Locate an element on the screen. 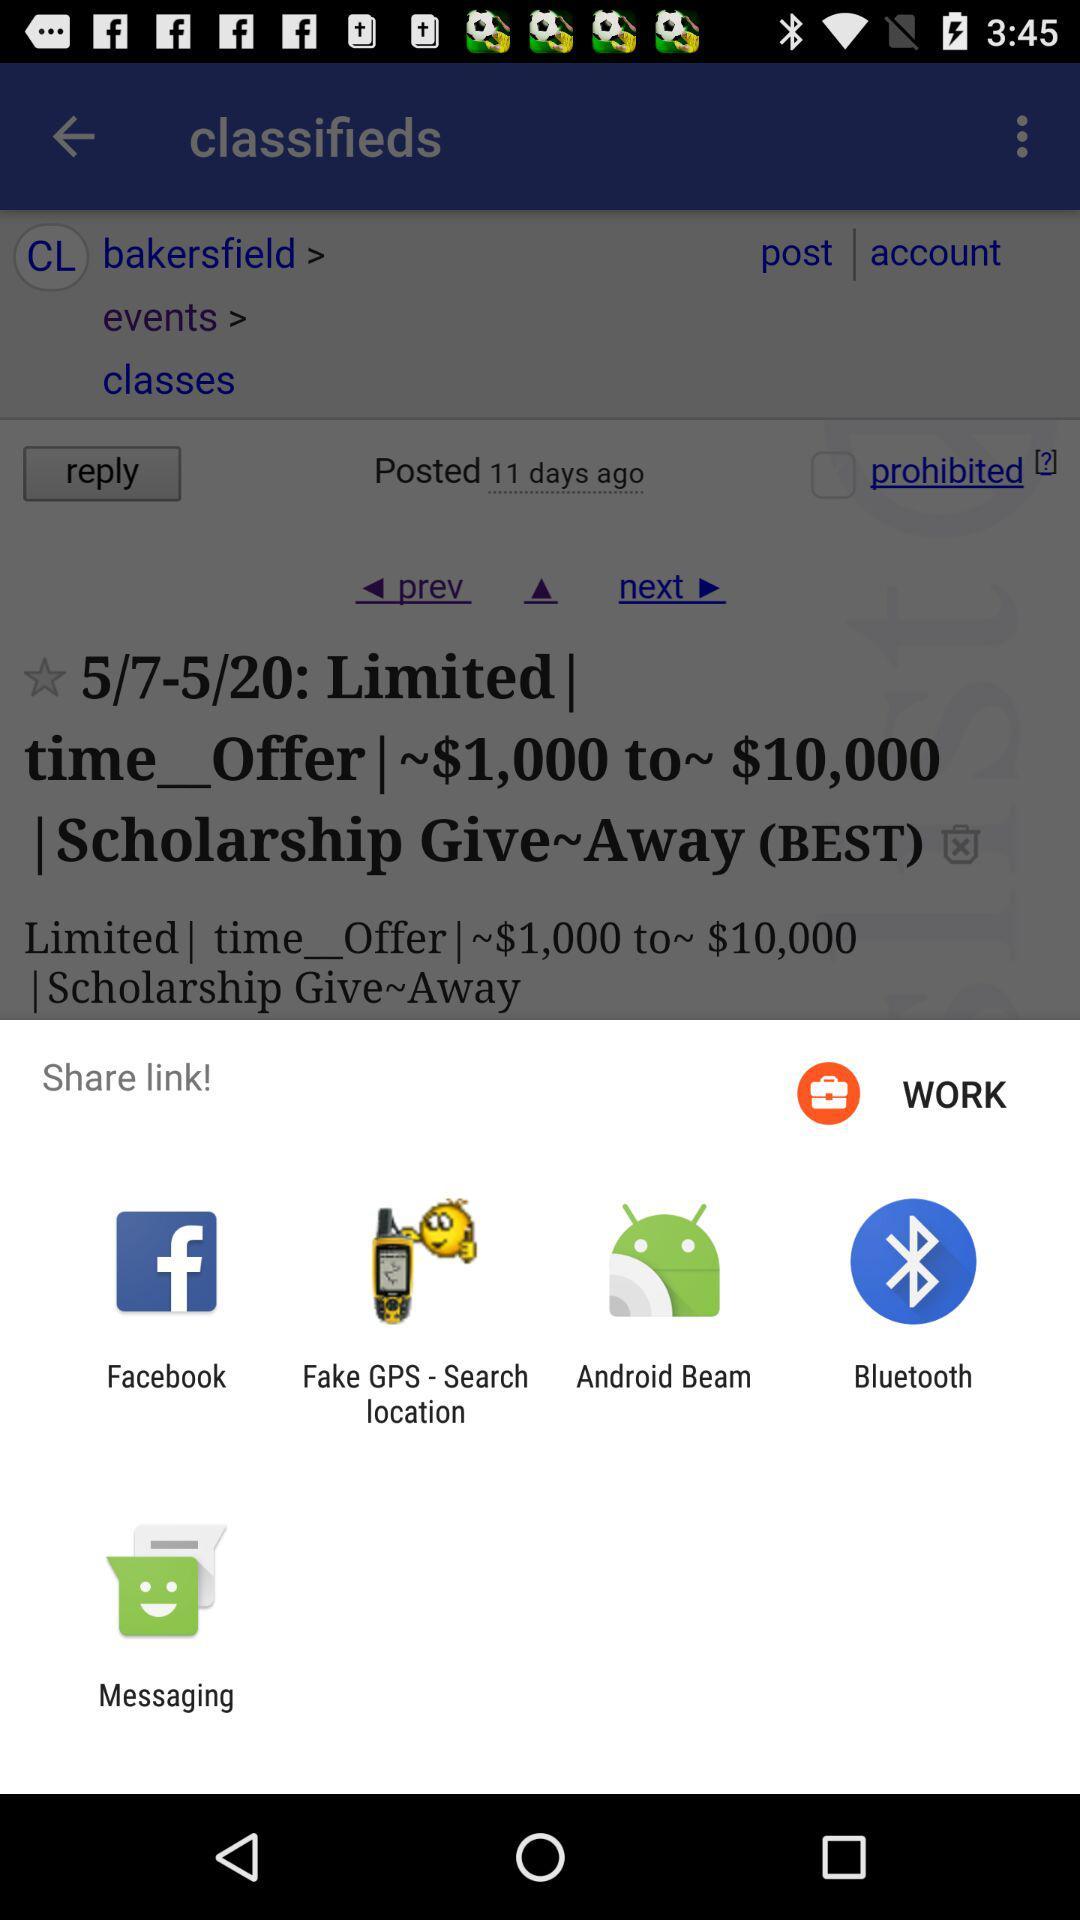 The height and width of the screenshot is (1920, 1080). the item at the bottom right corner is located at coordinates (913, 1392).